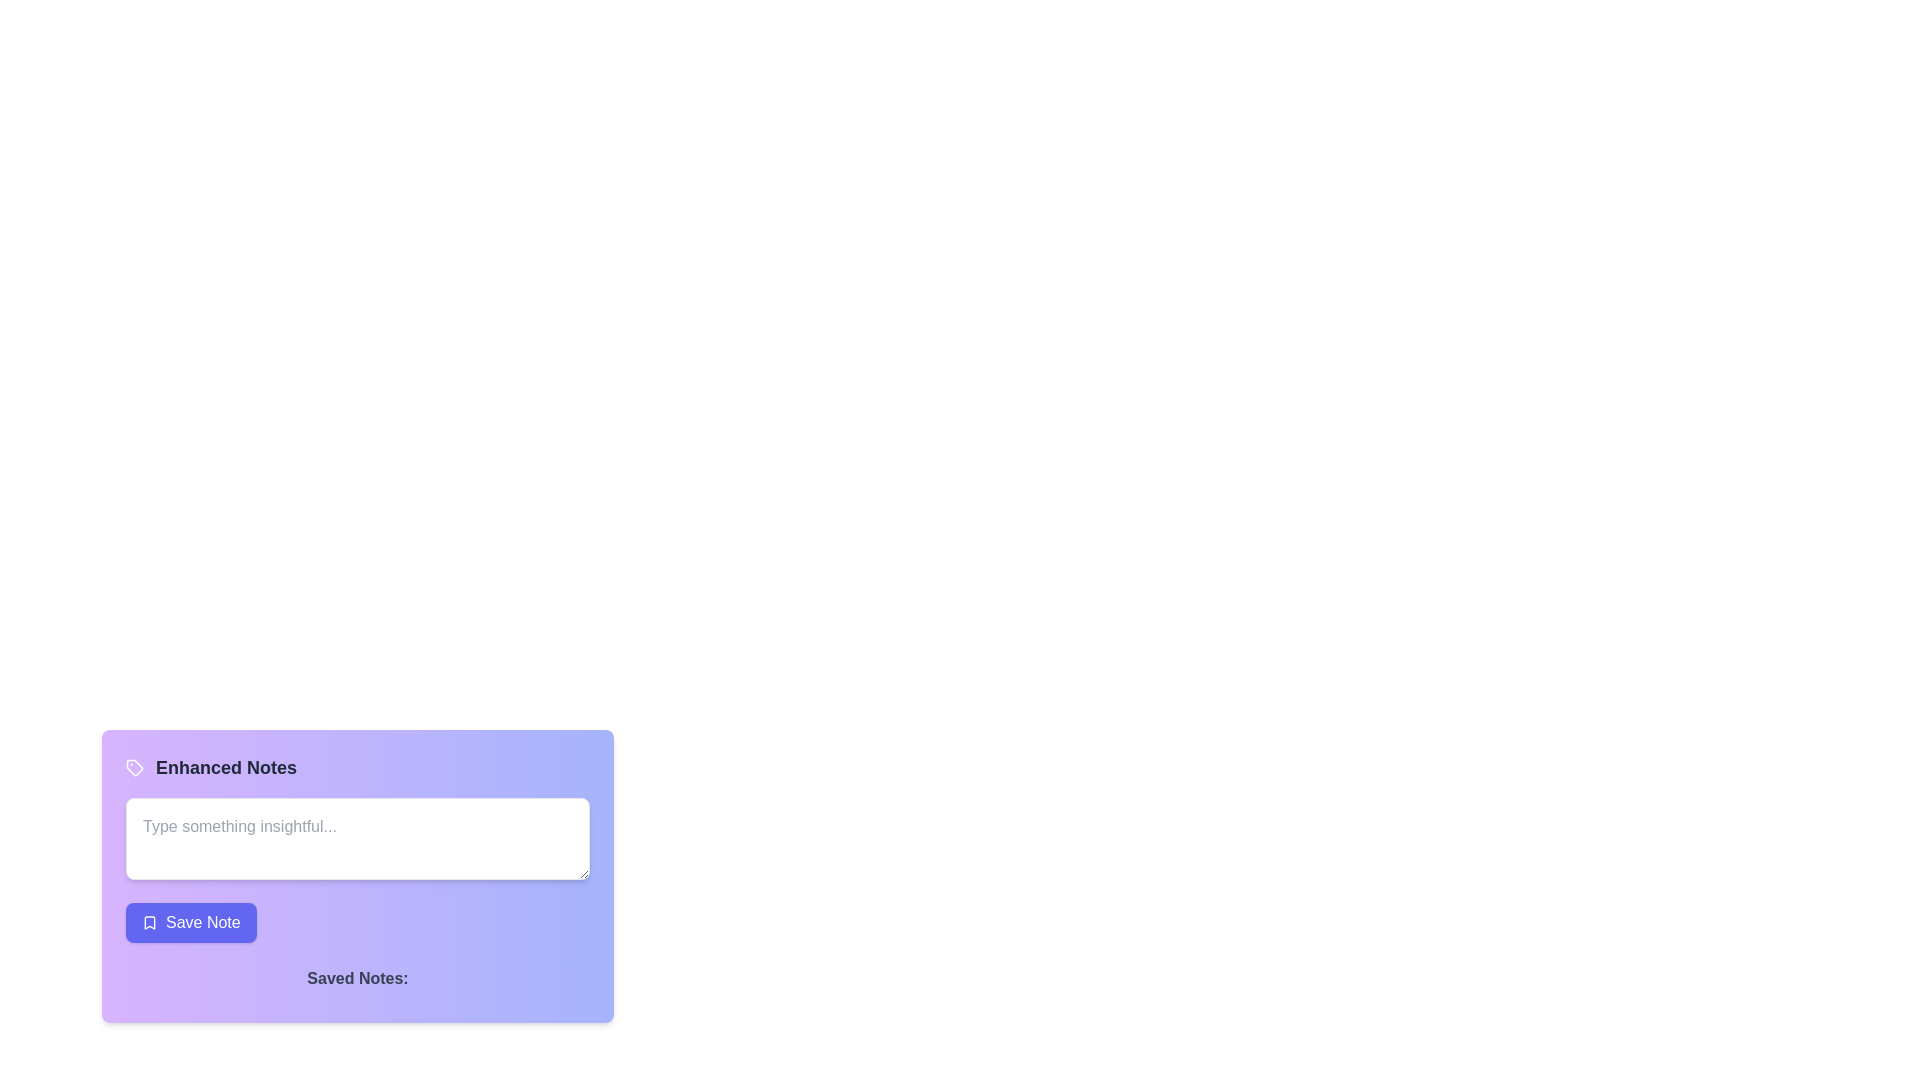 The image size is (1920, 1080). What do you see at coordinates (133, 766) in the screenshot?
I see `the informational icon located in the header section of the 'Enhanced Notes' interface, positioned next to the title text` at bounding box center [133, 766].